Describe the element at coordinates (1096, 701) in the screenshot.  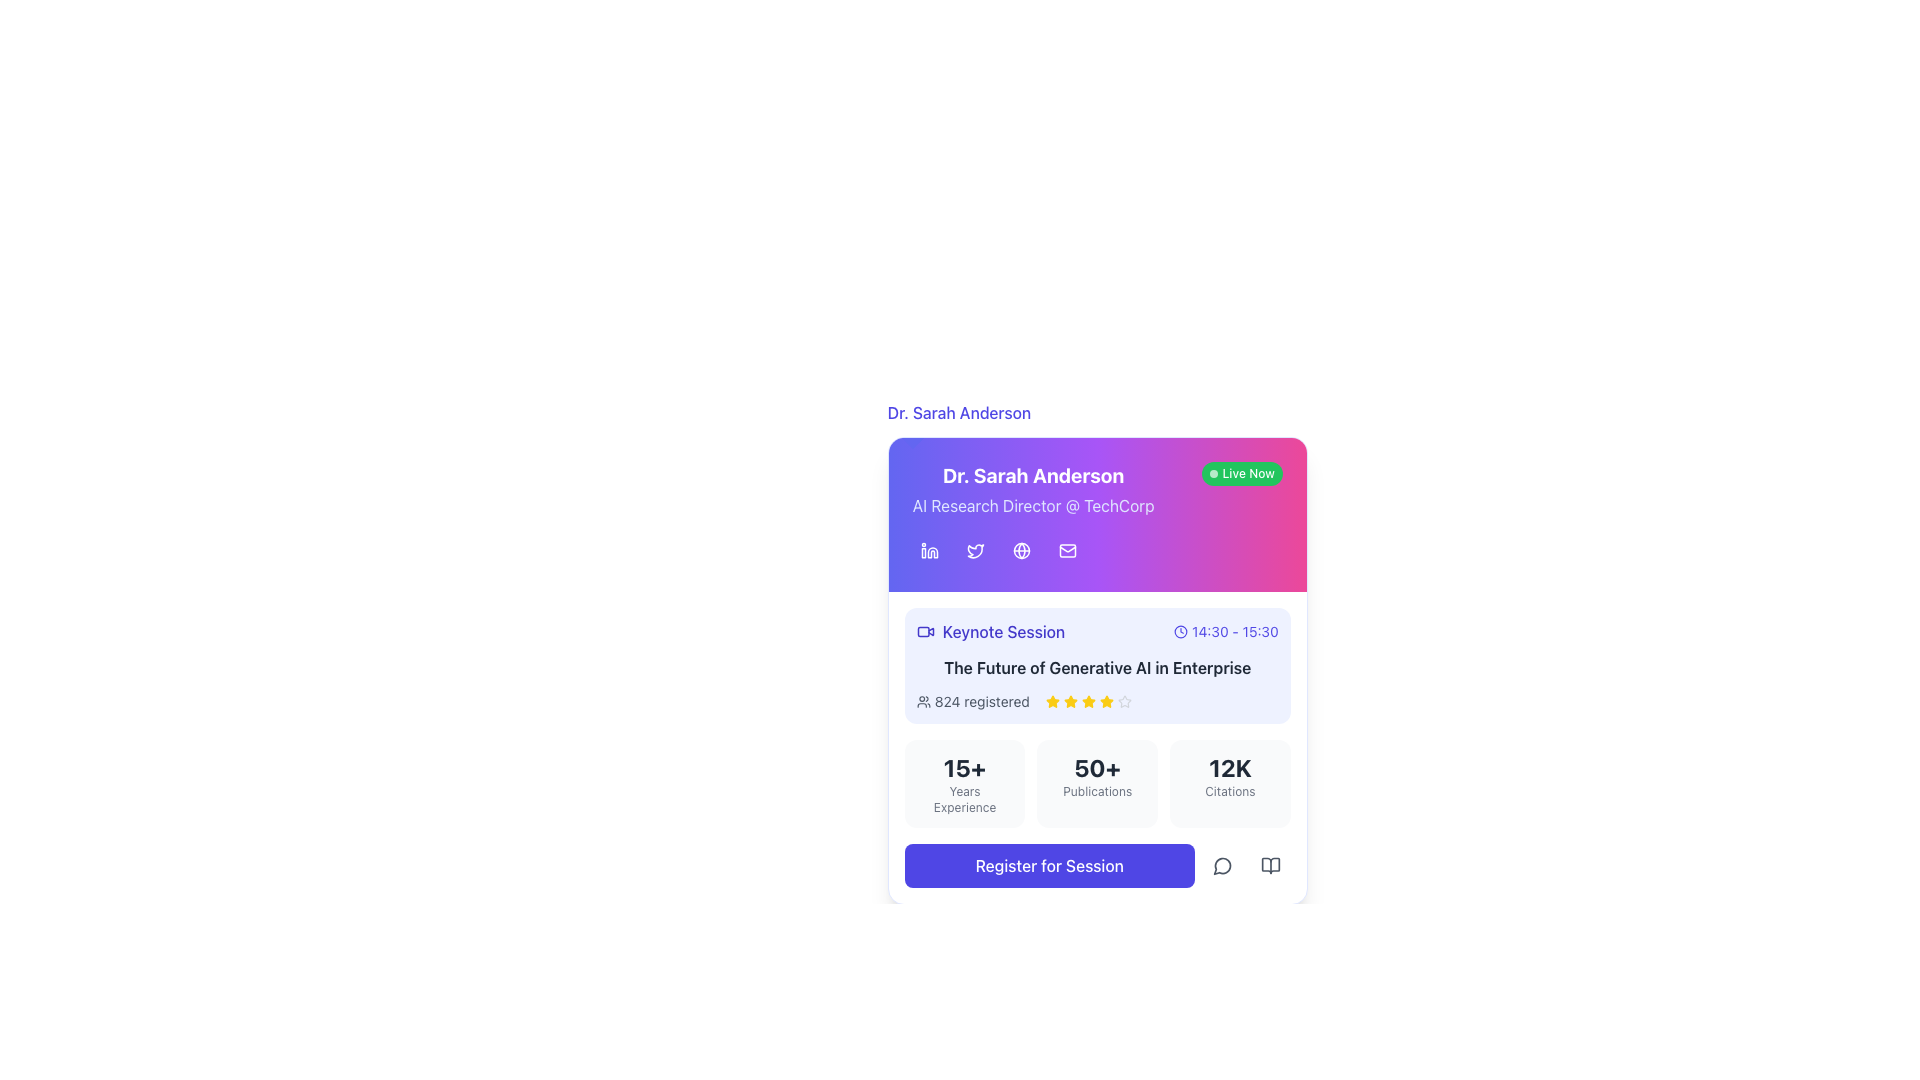
I see `the Information display element that shows the number of users registered (824) and the visual rating (4 out of 5 stars) located at the bottom center of the 'Keynote Session' block` at that location.